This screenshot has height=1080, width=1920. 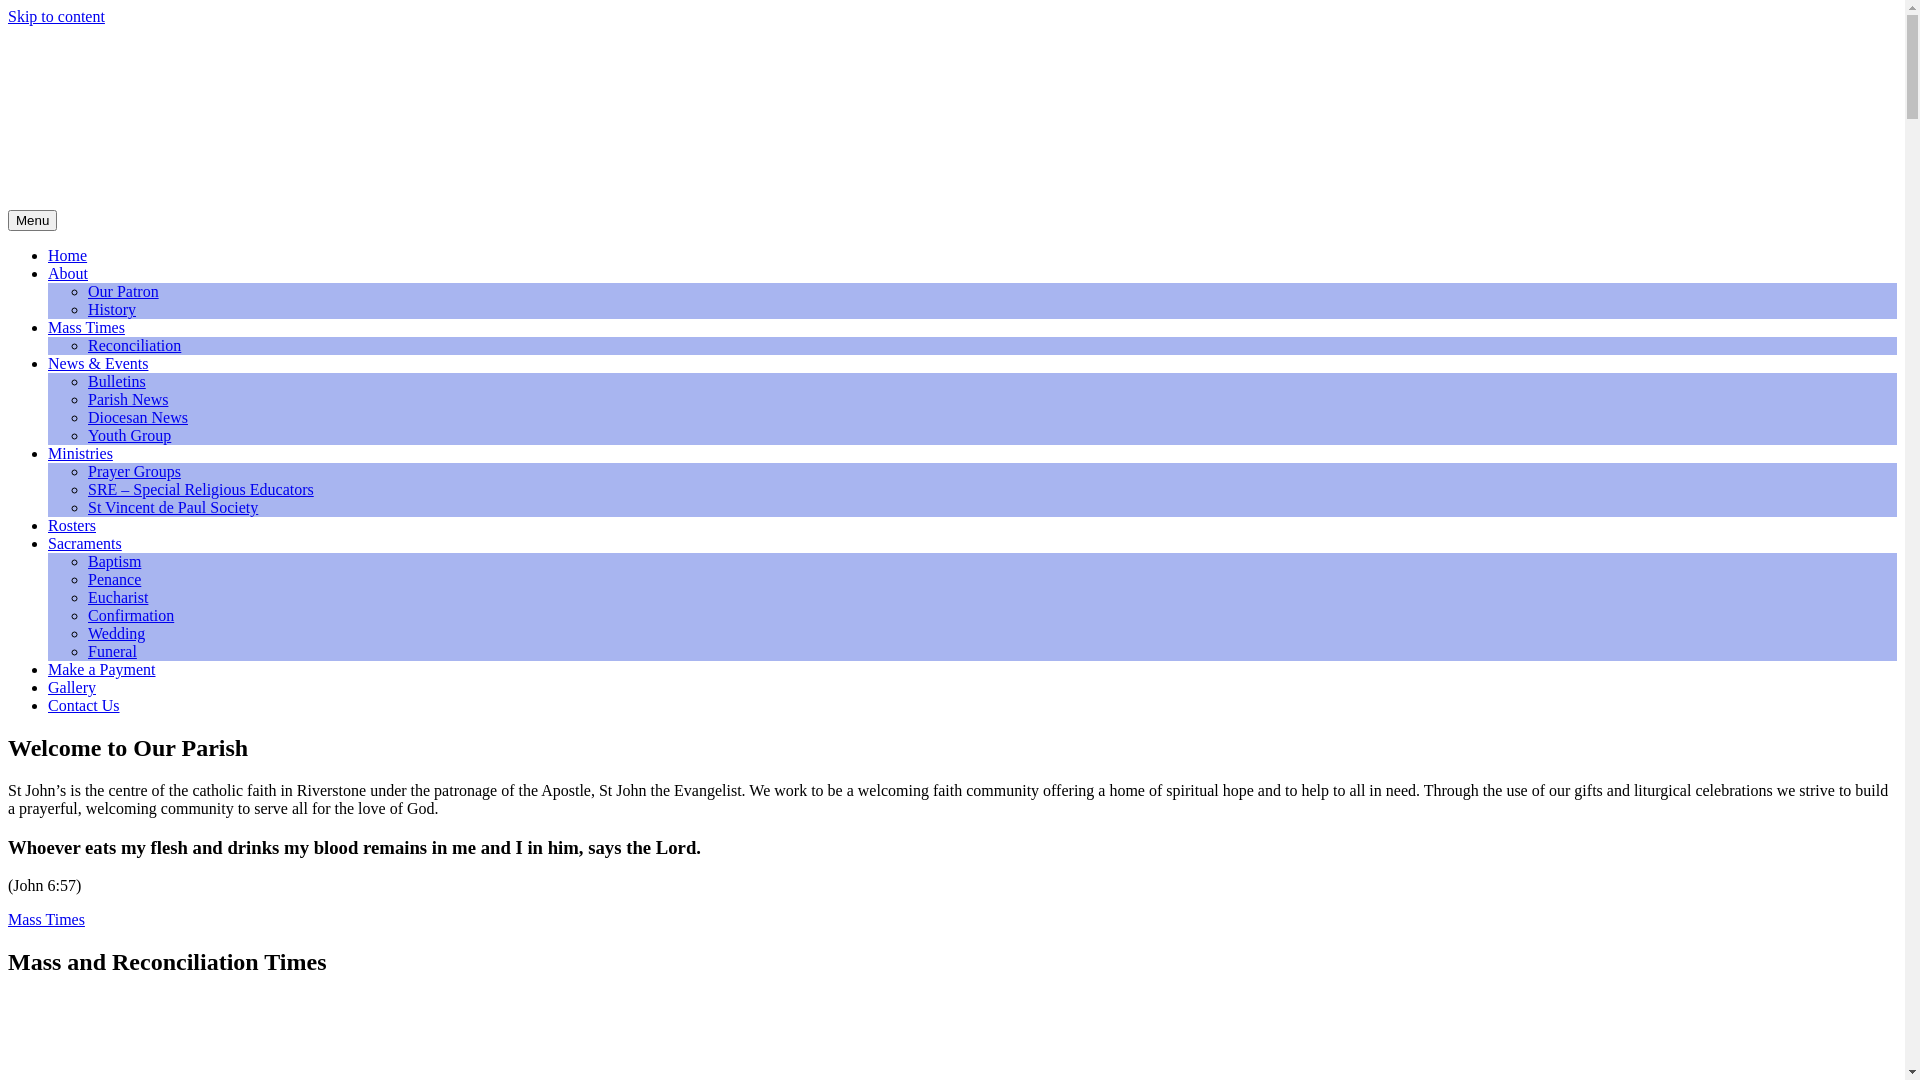 I want to click on 'Youth Group', so click(x=86, y=434).